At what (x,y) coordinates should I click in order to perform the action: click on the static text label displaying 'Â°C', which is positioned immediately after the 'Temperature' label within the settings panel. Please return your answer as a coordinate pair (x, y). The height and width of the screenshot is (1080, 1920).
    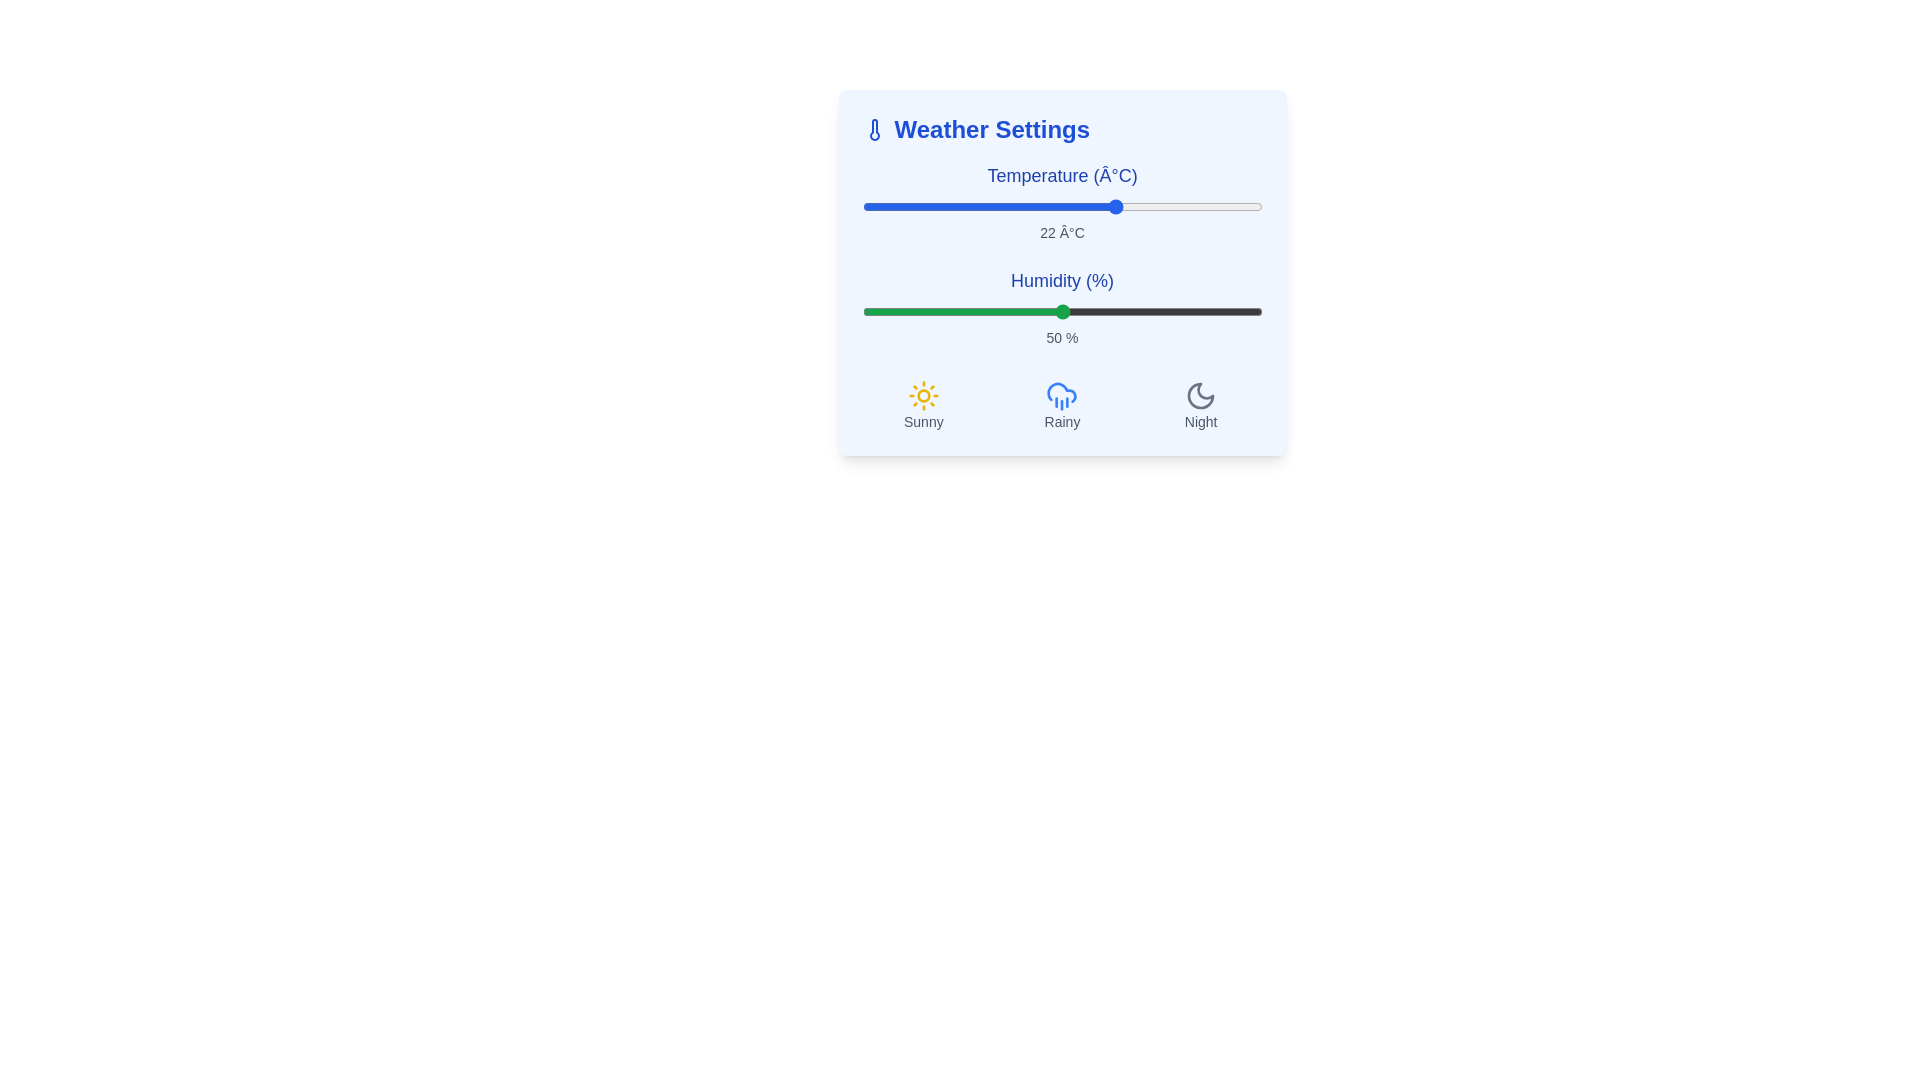
    Looking at the image, I should click on (1114, 175).